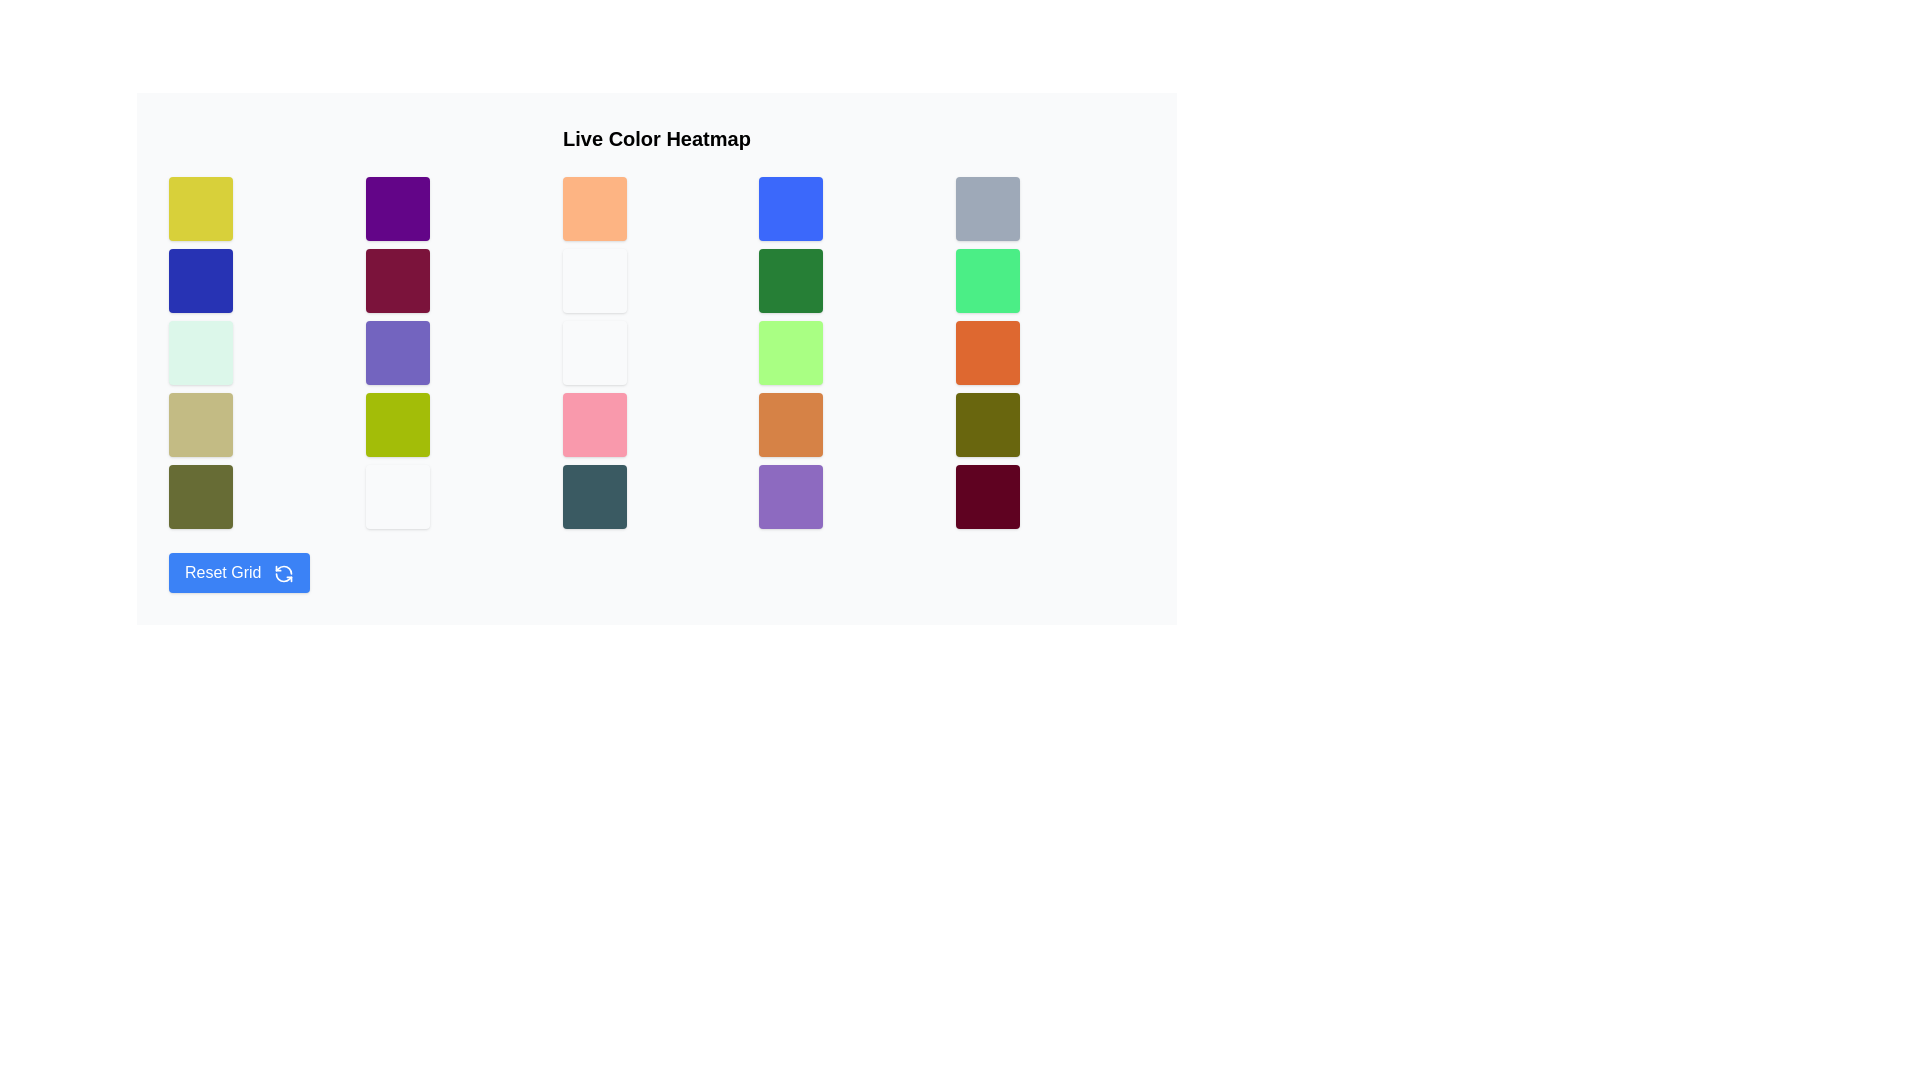 Image resolution: width=1920 pixels, height=1080 pixels. I want to click on the dark red square-shaped visual decoration located in the second column and second row of the grid layout, so click(397, 281).